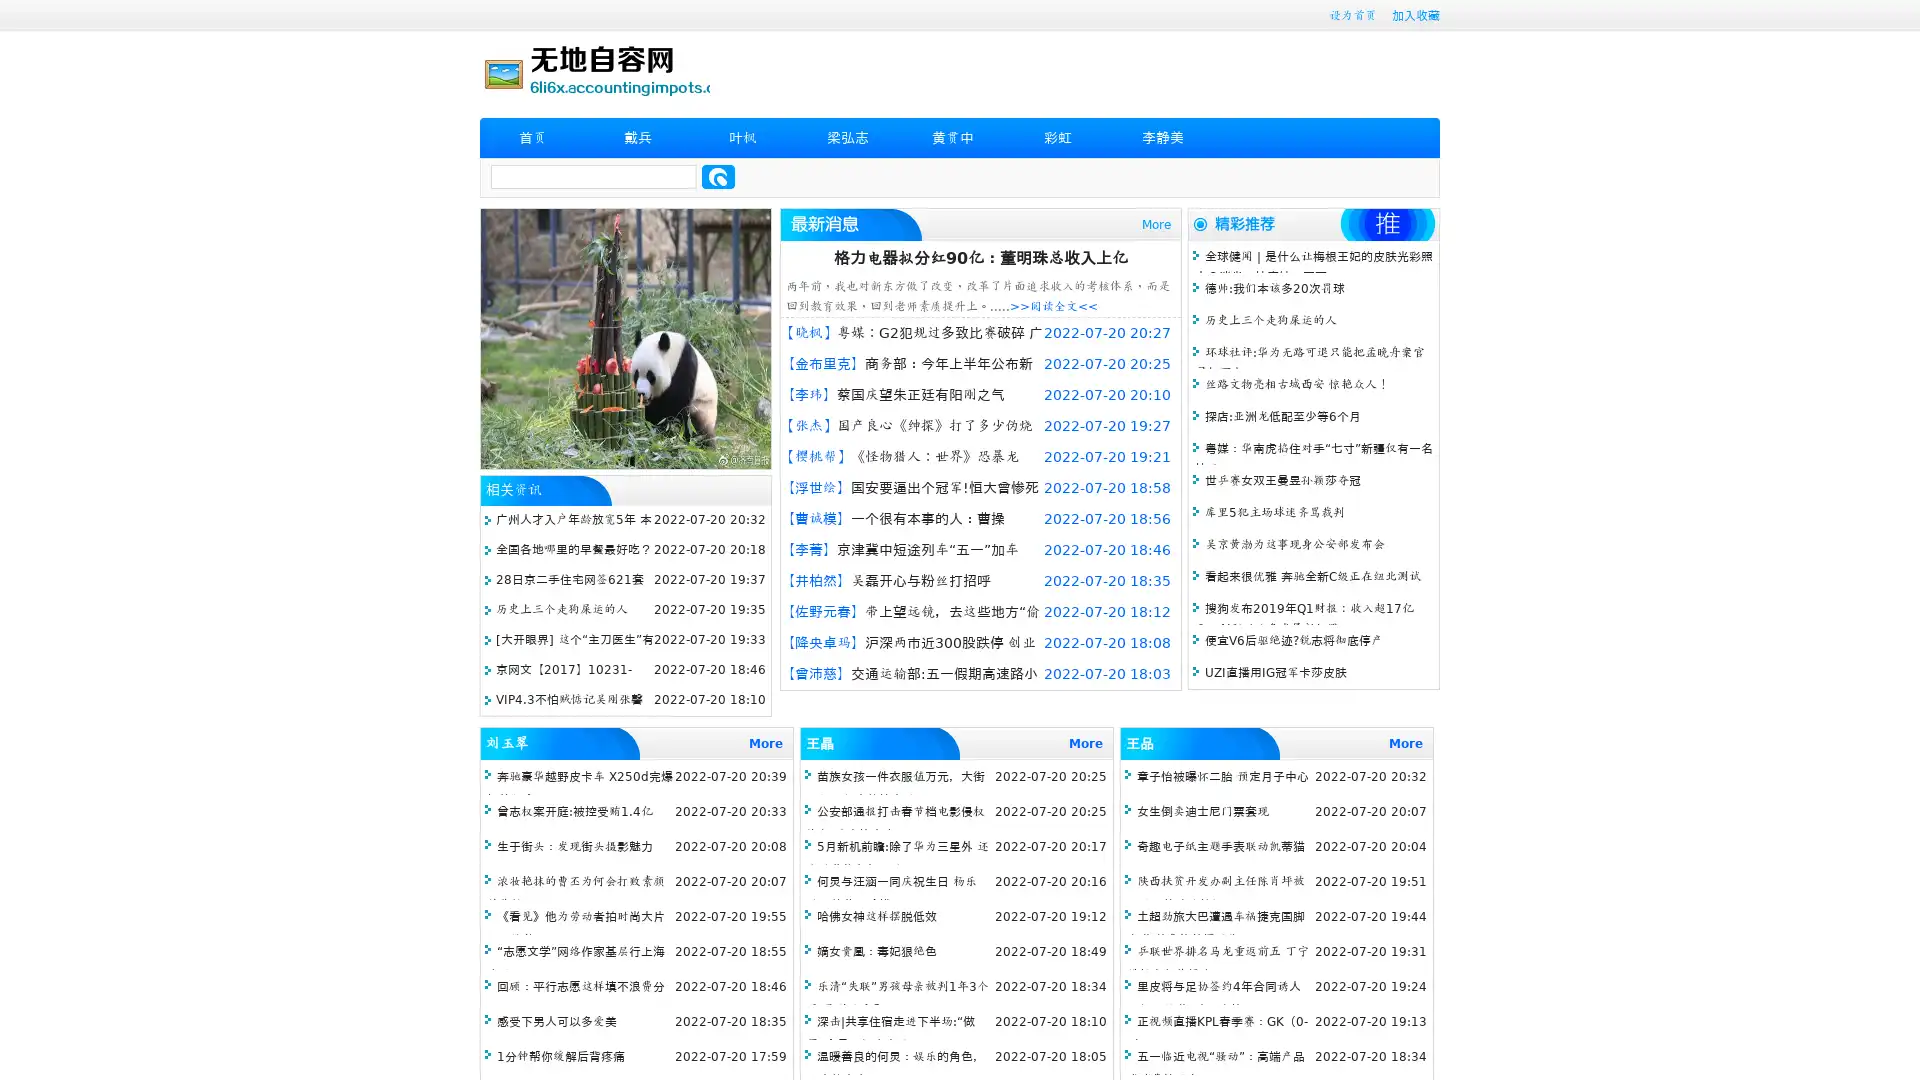 The width and height of the screenshot is (1920, 1080). What do you see at coordinates (718, 176) in the screenshot?
I see `Search` at bounding box center [718, 176].